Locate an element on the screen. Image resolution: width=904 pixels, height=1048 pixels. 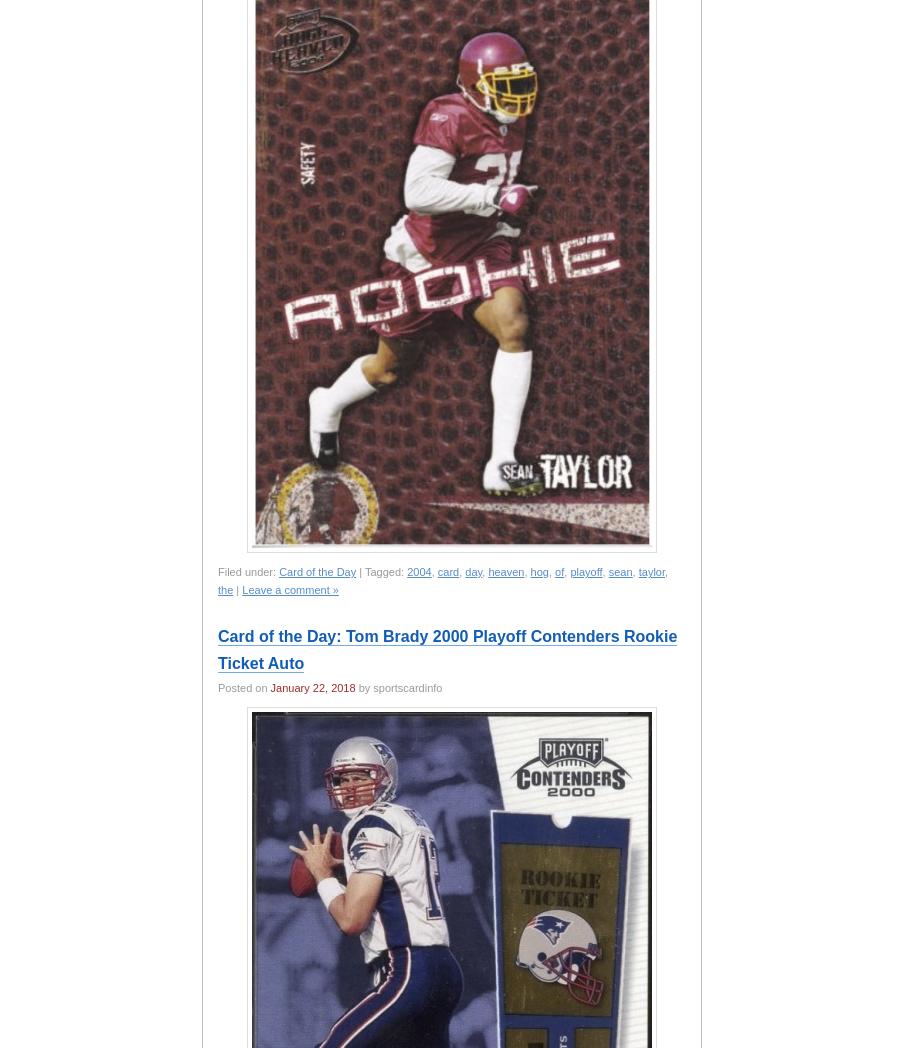
'by sportscardinfo' is located at coordinates (398, 688).